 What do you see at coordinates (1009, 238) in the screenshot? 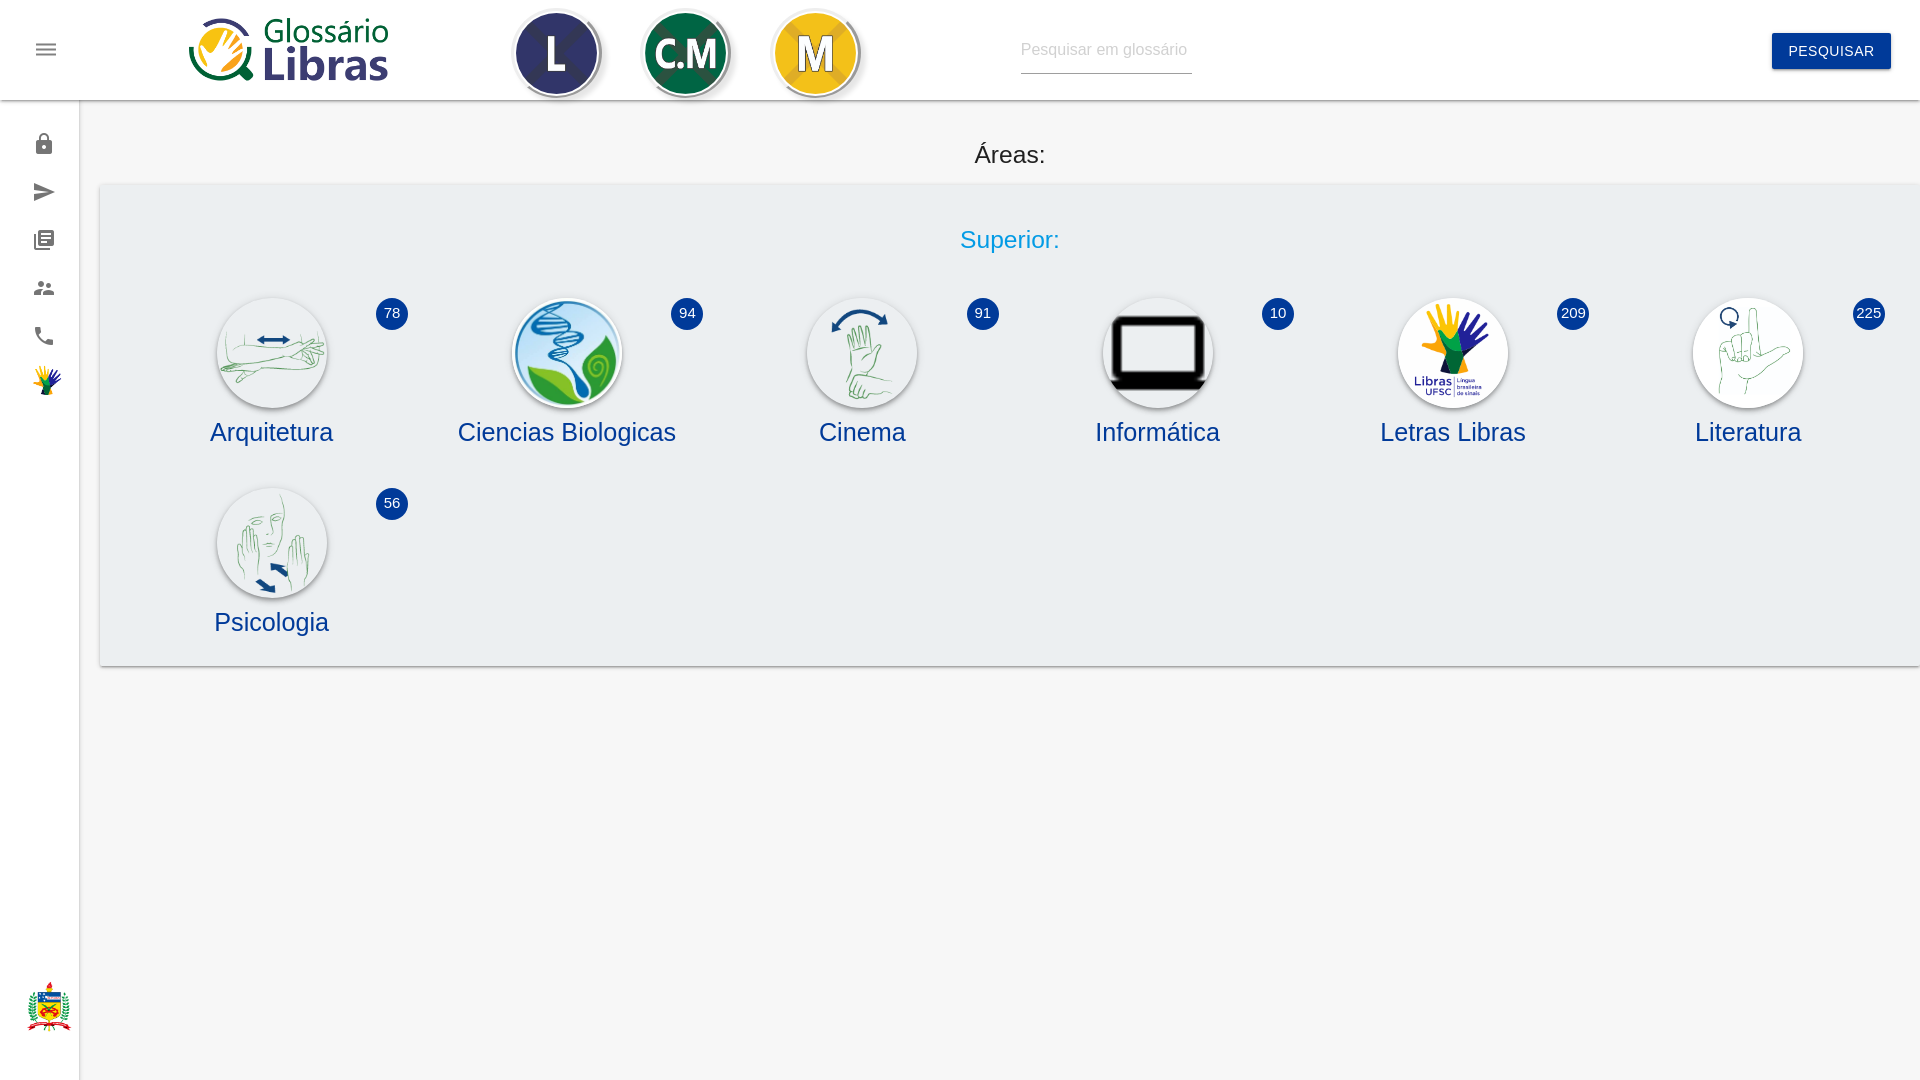
I see `'Superior:'` at bounding box center [1009, 238].